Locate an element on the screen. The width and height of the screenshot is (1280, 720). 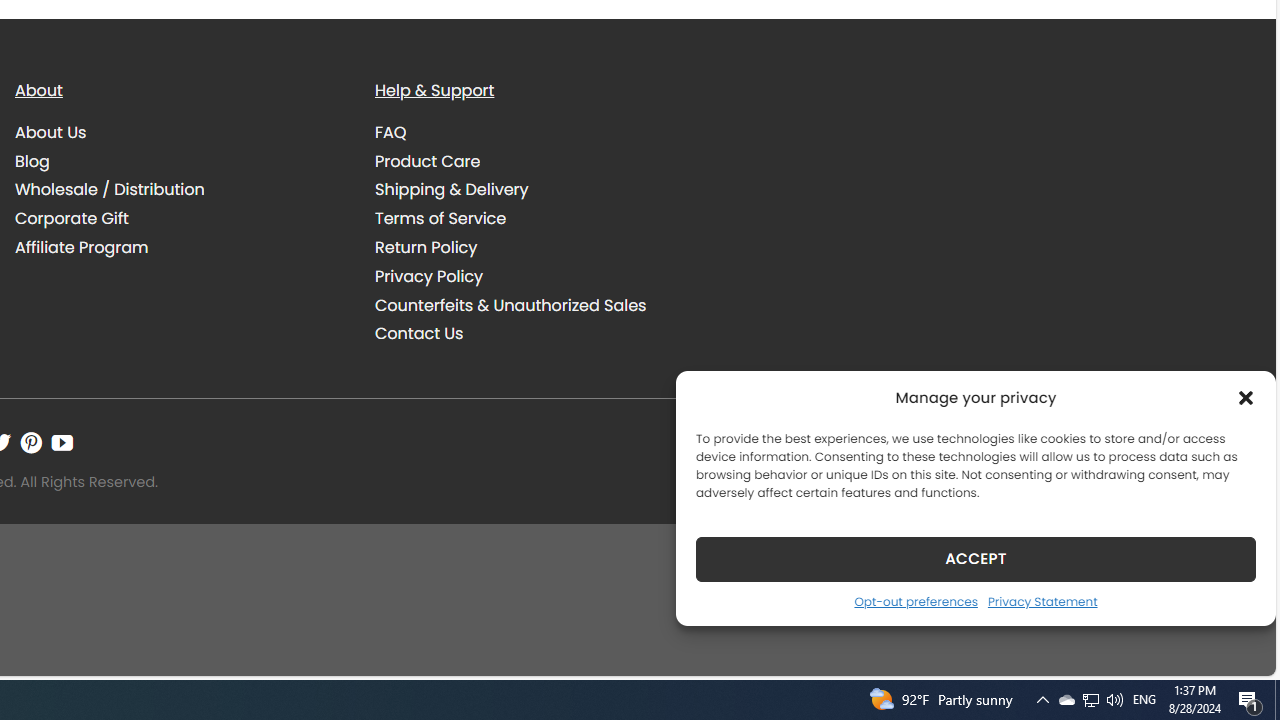
'Class: cmplz-close' is located at coordinates (1245, 397).